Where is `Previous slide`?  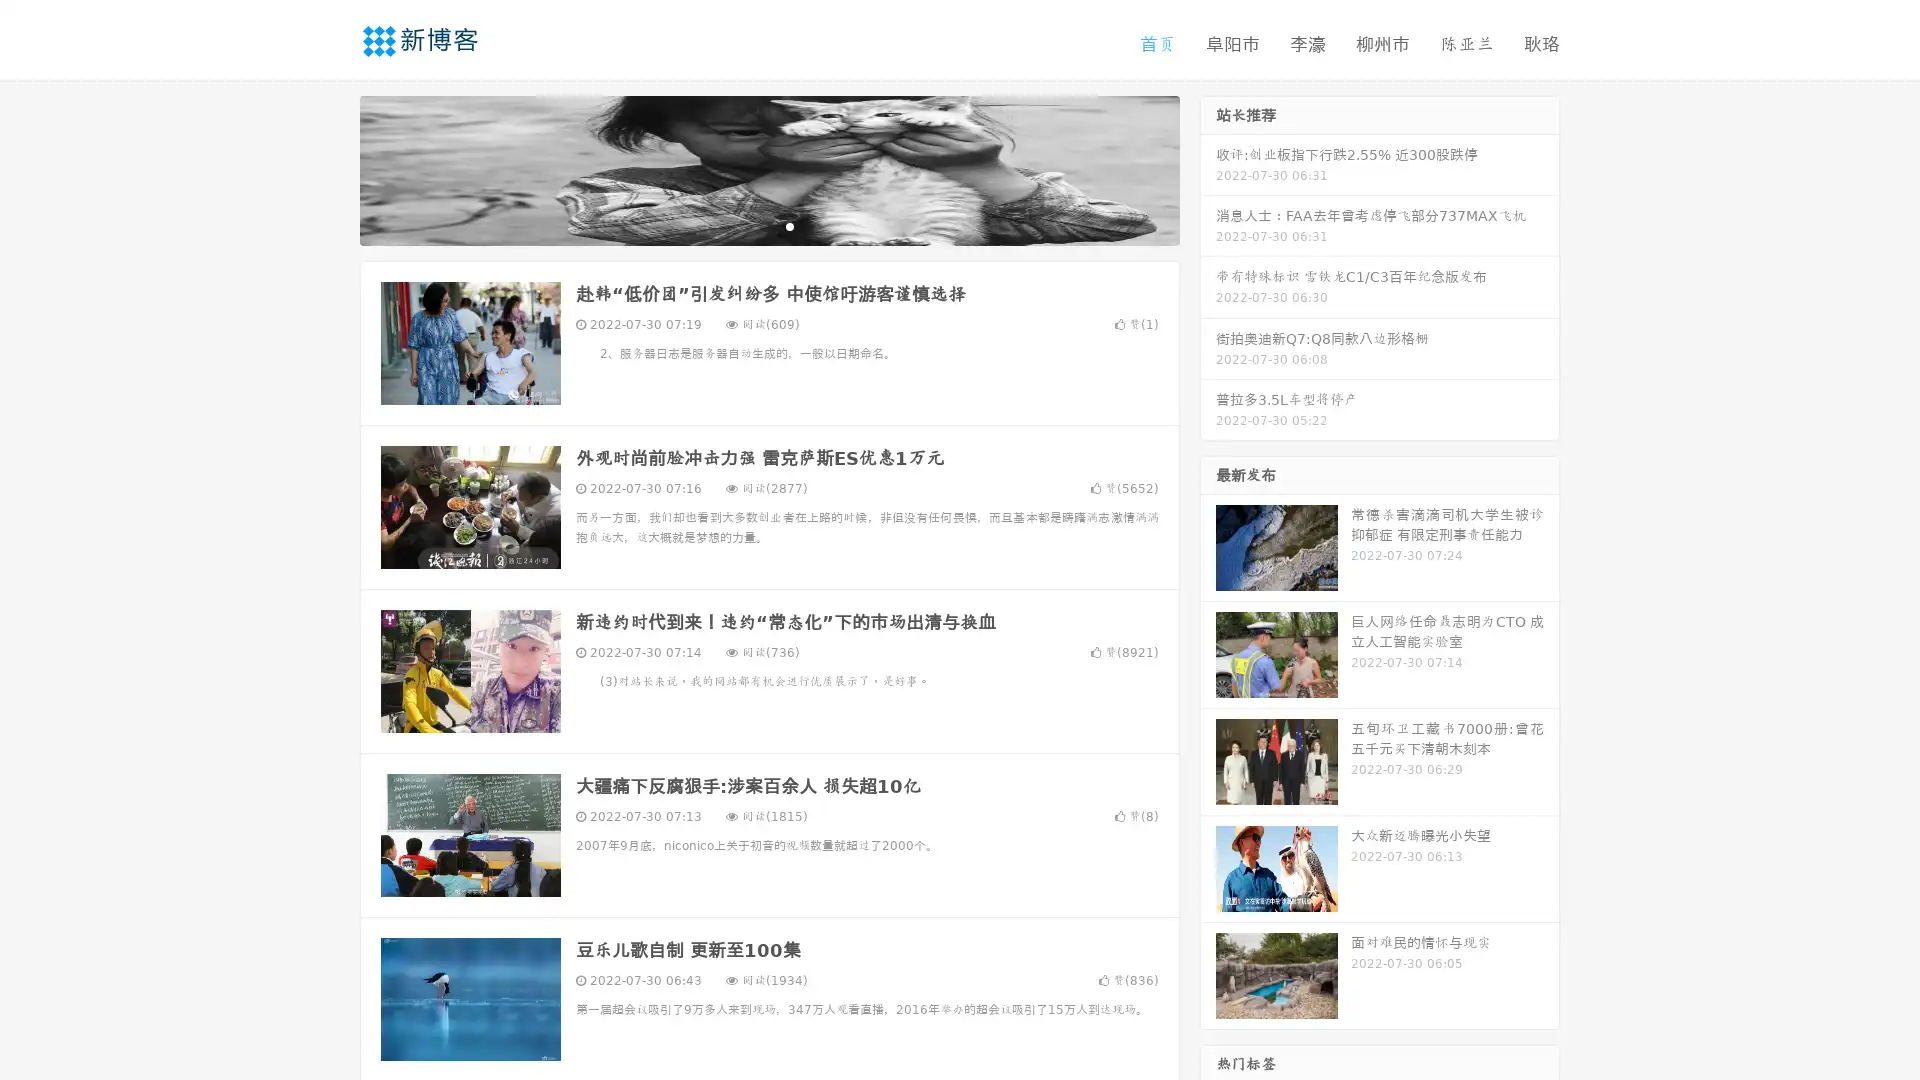
Previous slide is located at coordinates (330, 168).